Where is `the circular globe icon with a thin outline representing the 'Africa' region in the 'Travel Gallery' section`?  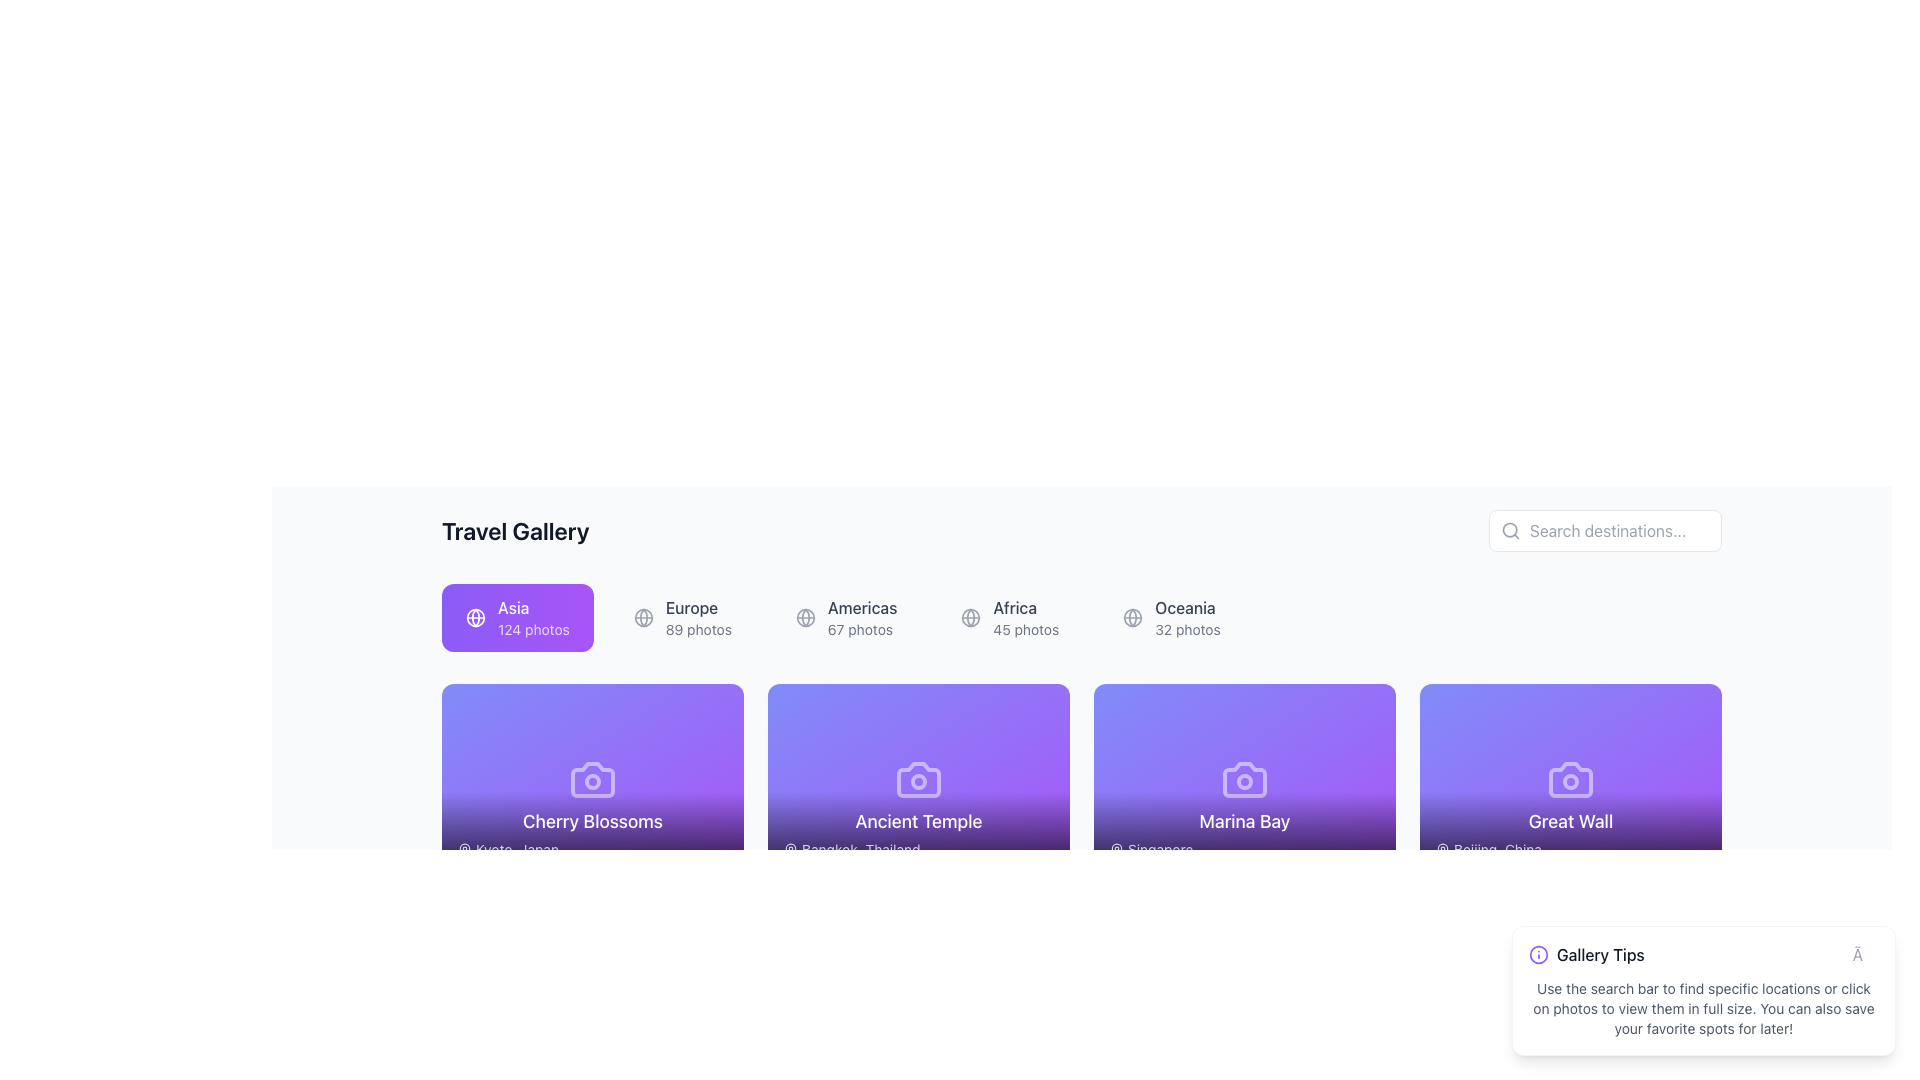 the circular globe icon with a thin outline representing the 'Africa' region in the 'Travel Gallery' section is located at coordinates (971, 616).